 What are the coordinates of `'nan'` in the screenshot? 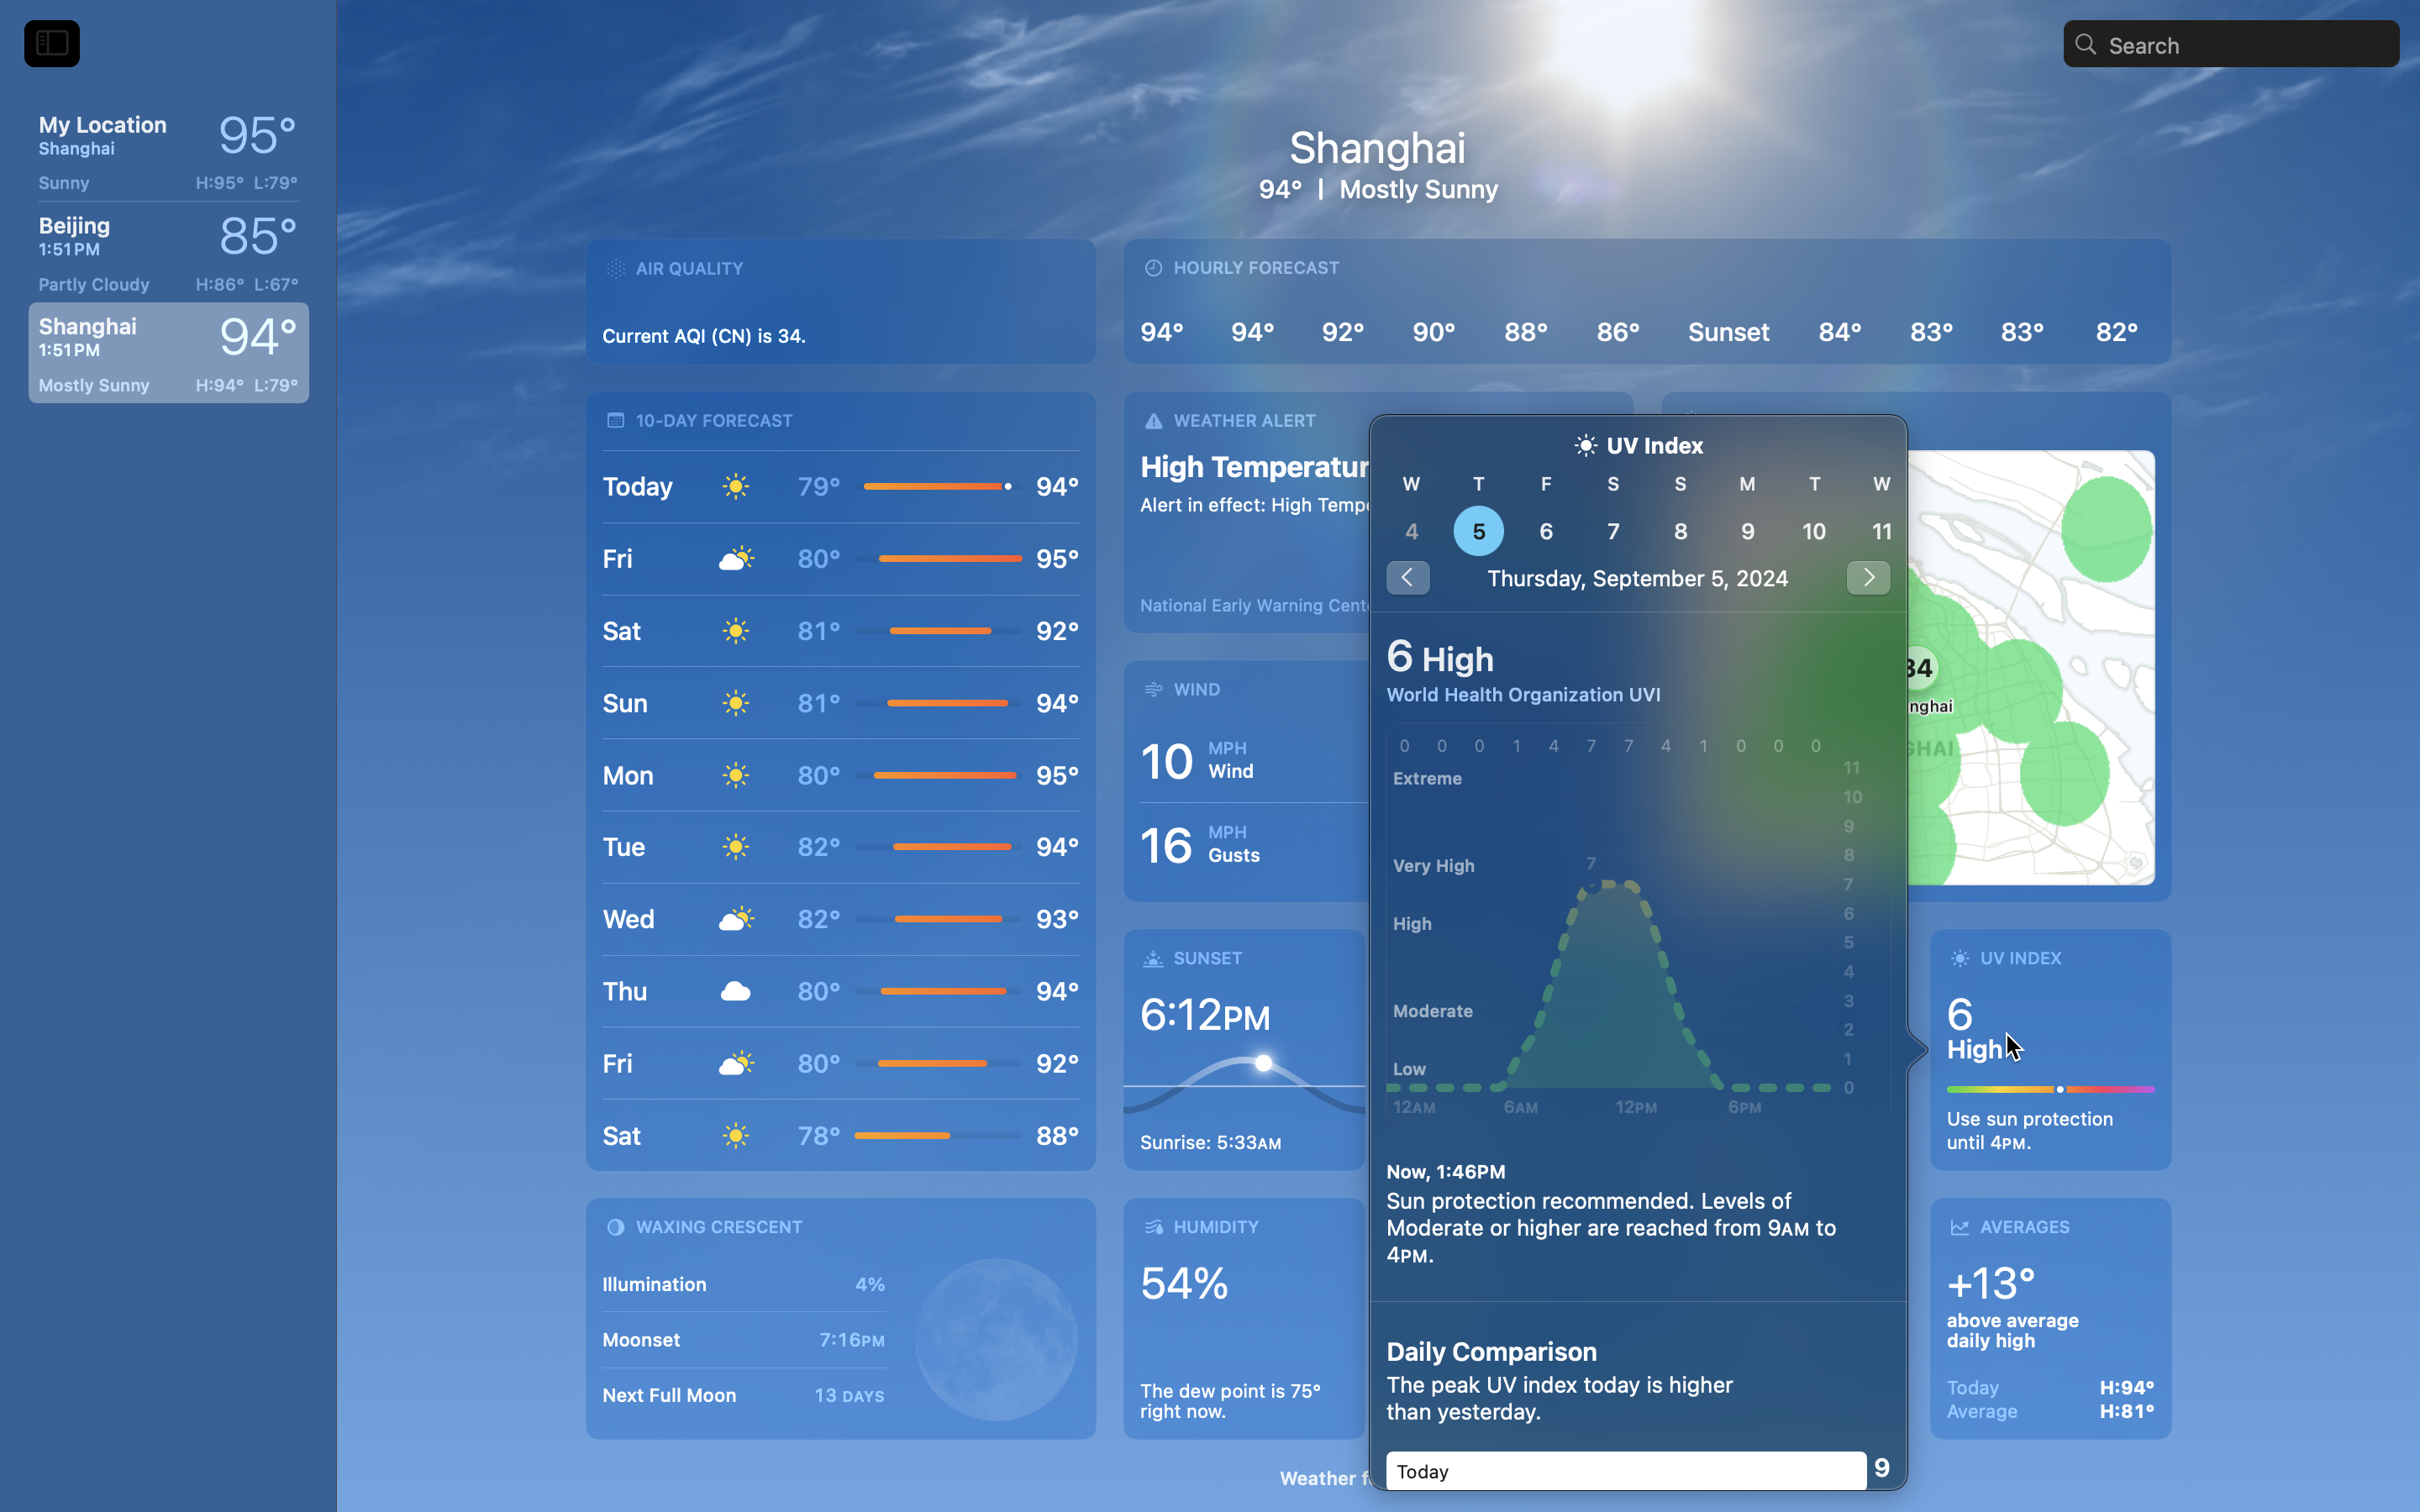 It's located at (1639, 513).